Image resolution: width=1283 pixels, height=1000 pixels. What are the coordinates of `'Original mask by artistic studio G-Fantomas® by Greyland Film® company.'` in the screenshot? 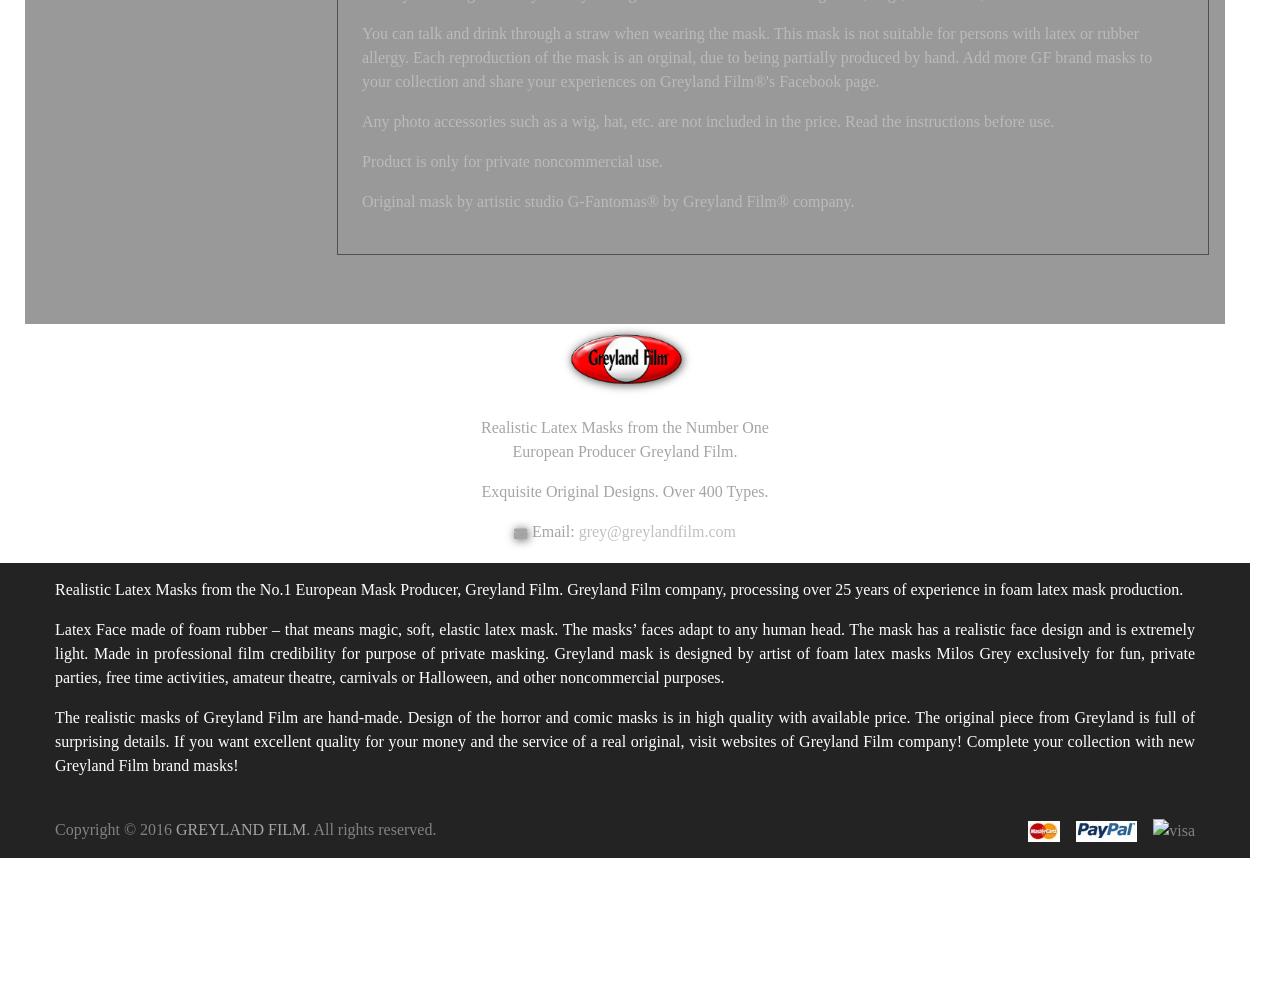 It's located at (362, 200).